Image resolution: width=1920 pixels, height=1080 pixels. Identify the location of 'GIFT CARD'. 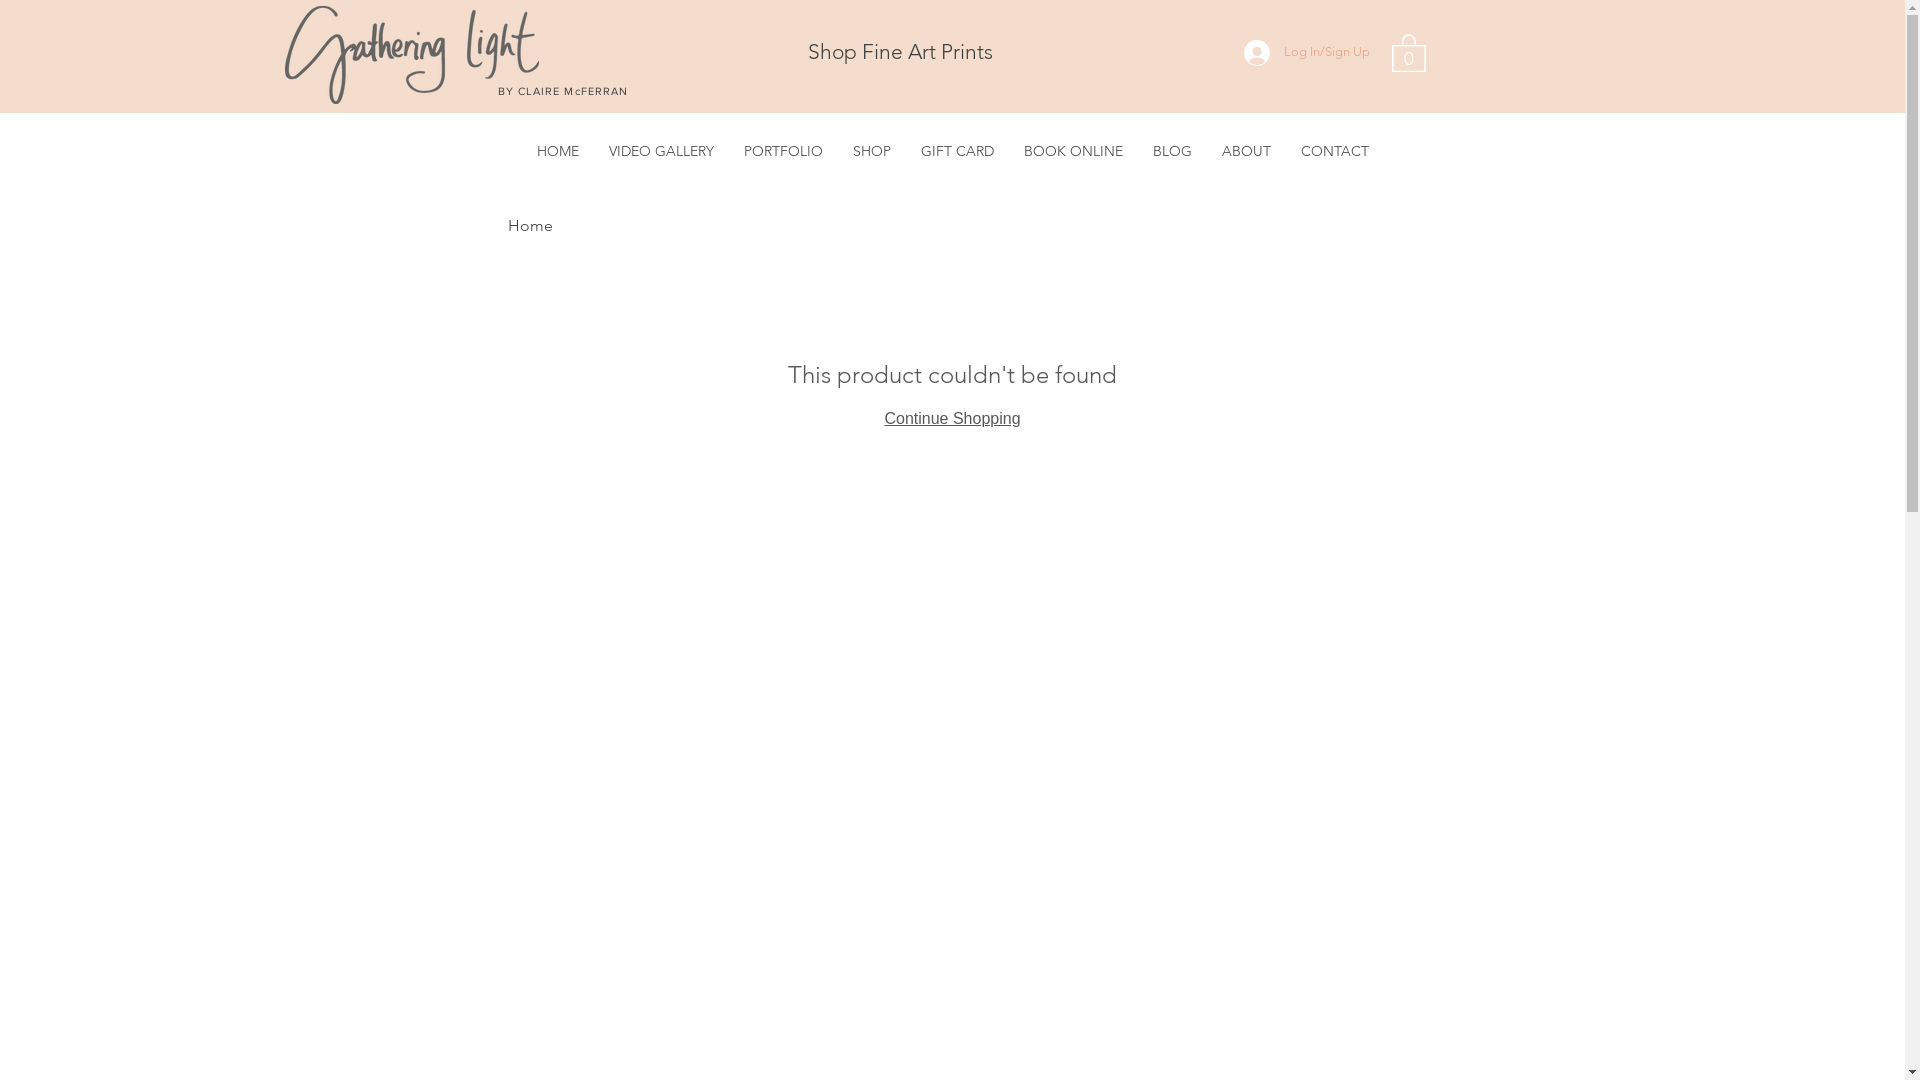
(956, 149).